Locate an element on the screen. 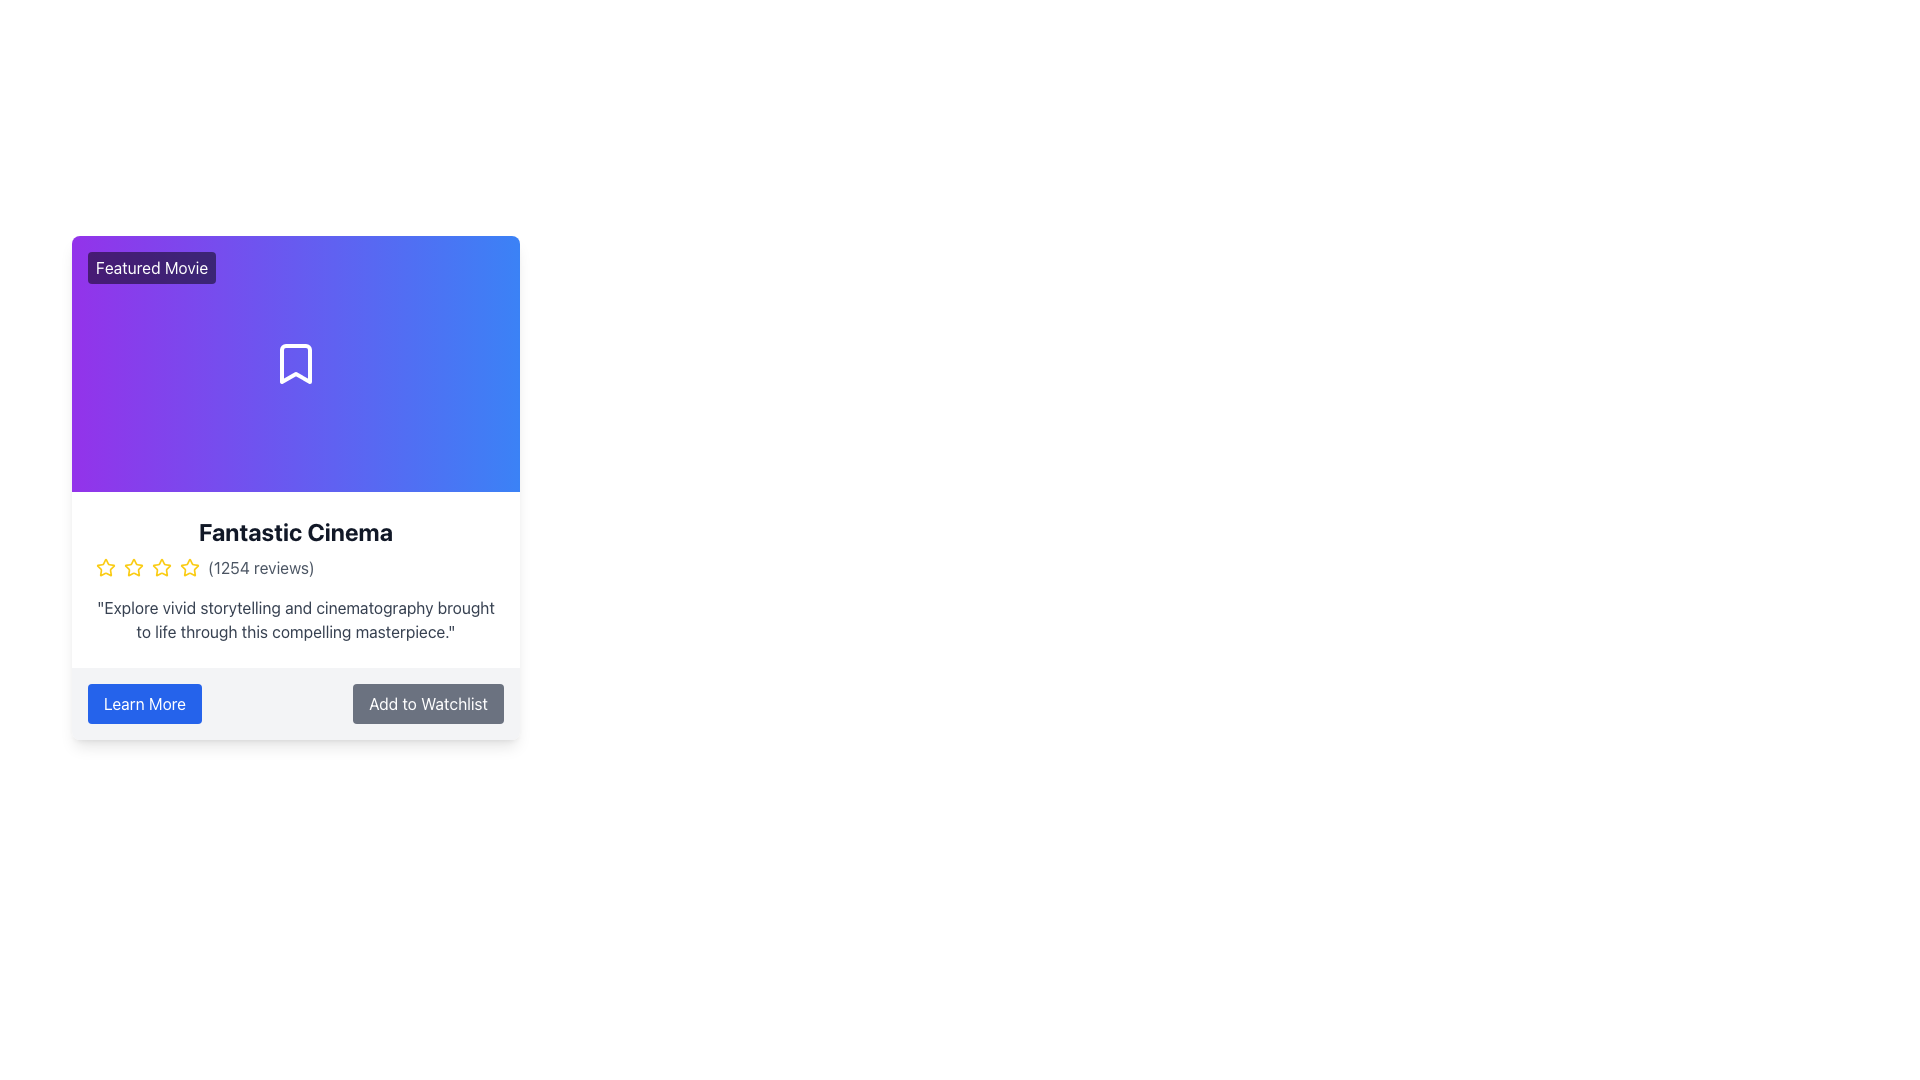 This screenshot has height=1080, width=1920. text from the Content Block titled 'Fantastic Cinema', which includes the review count and descriptive paragraph is located at coordinates (295, 579).